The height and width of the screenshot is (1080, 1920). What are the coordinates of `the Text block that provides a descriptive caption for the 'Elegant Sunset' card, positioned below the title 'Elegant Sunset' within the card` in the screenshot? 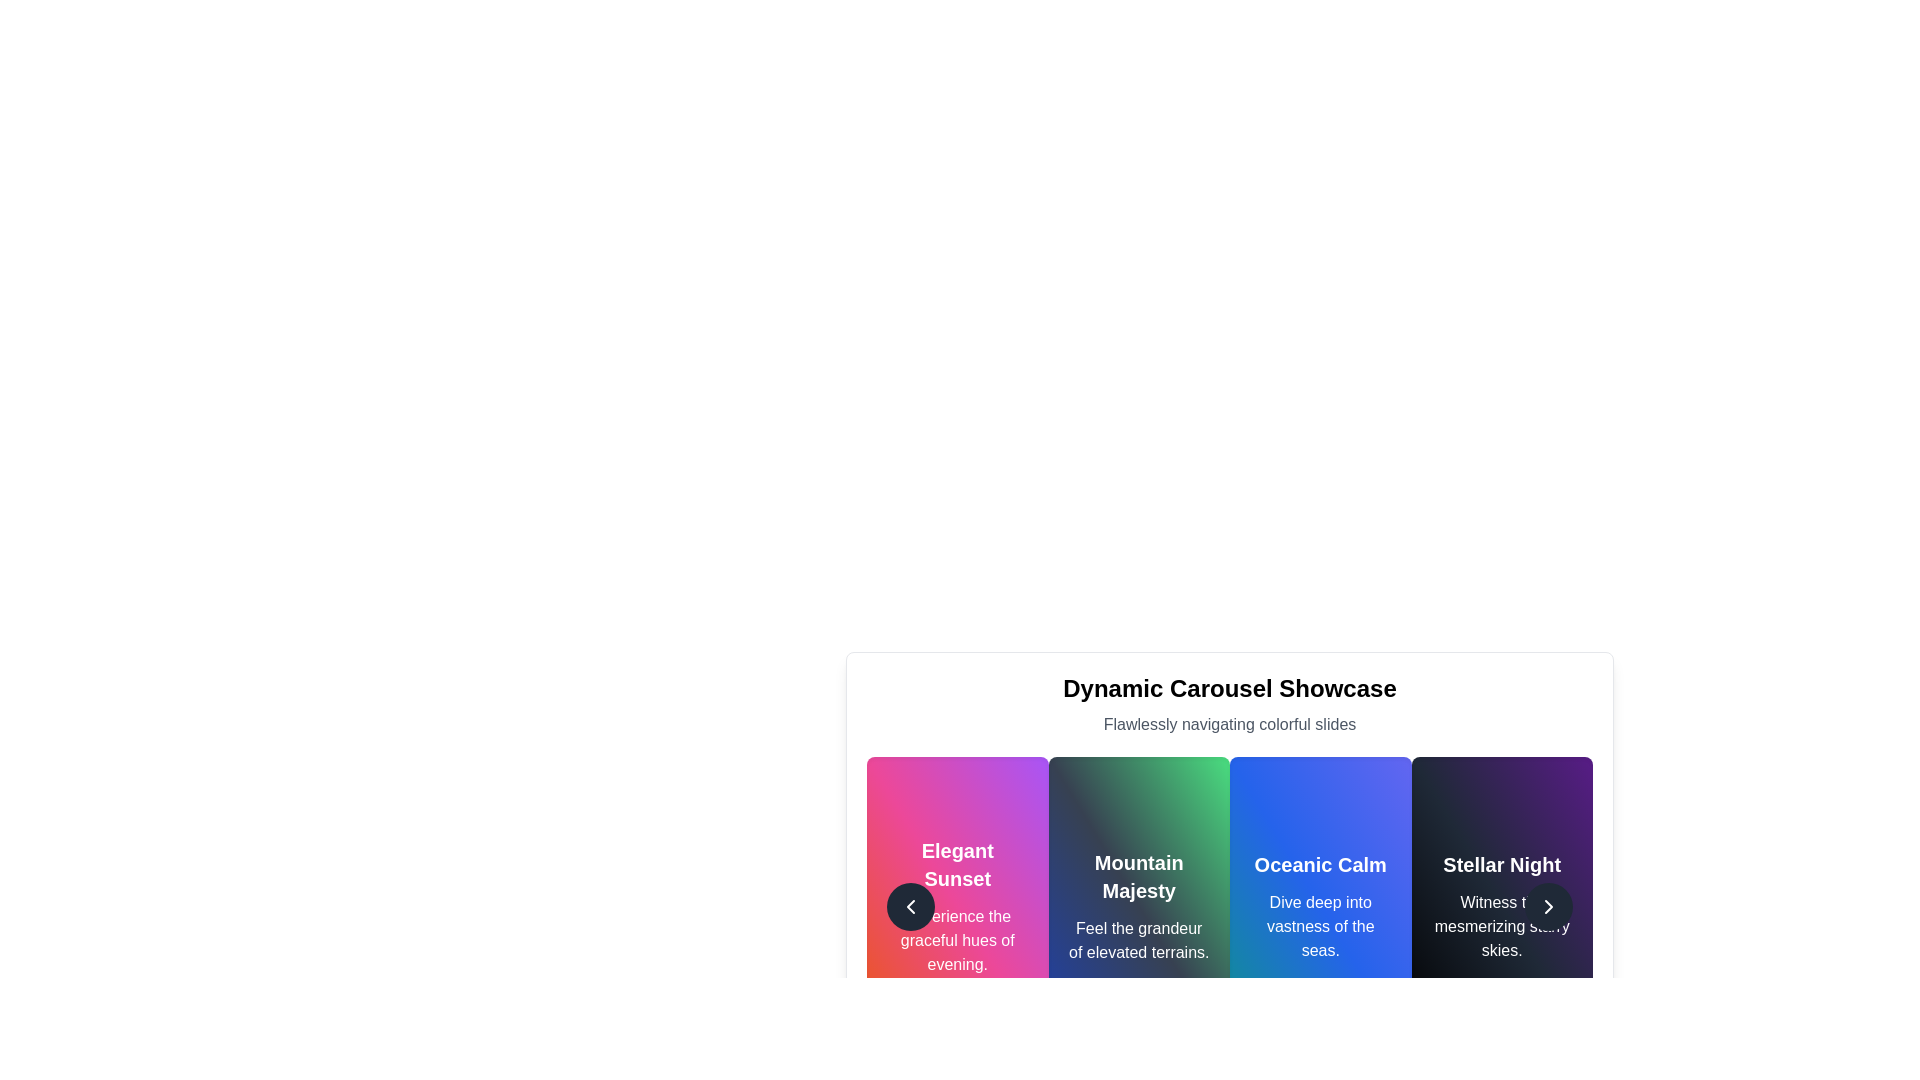 It's located at (956, 941).